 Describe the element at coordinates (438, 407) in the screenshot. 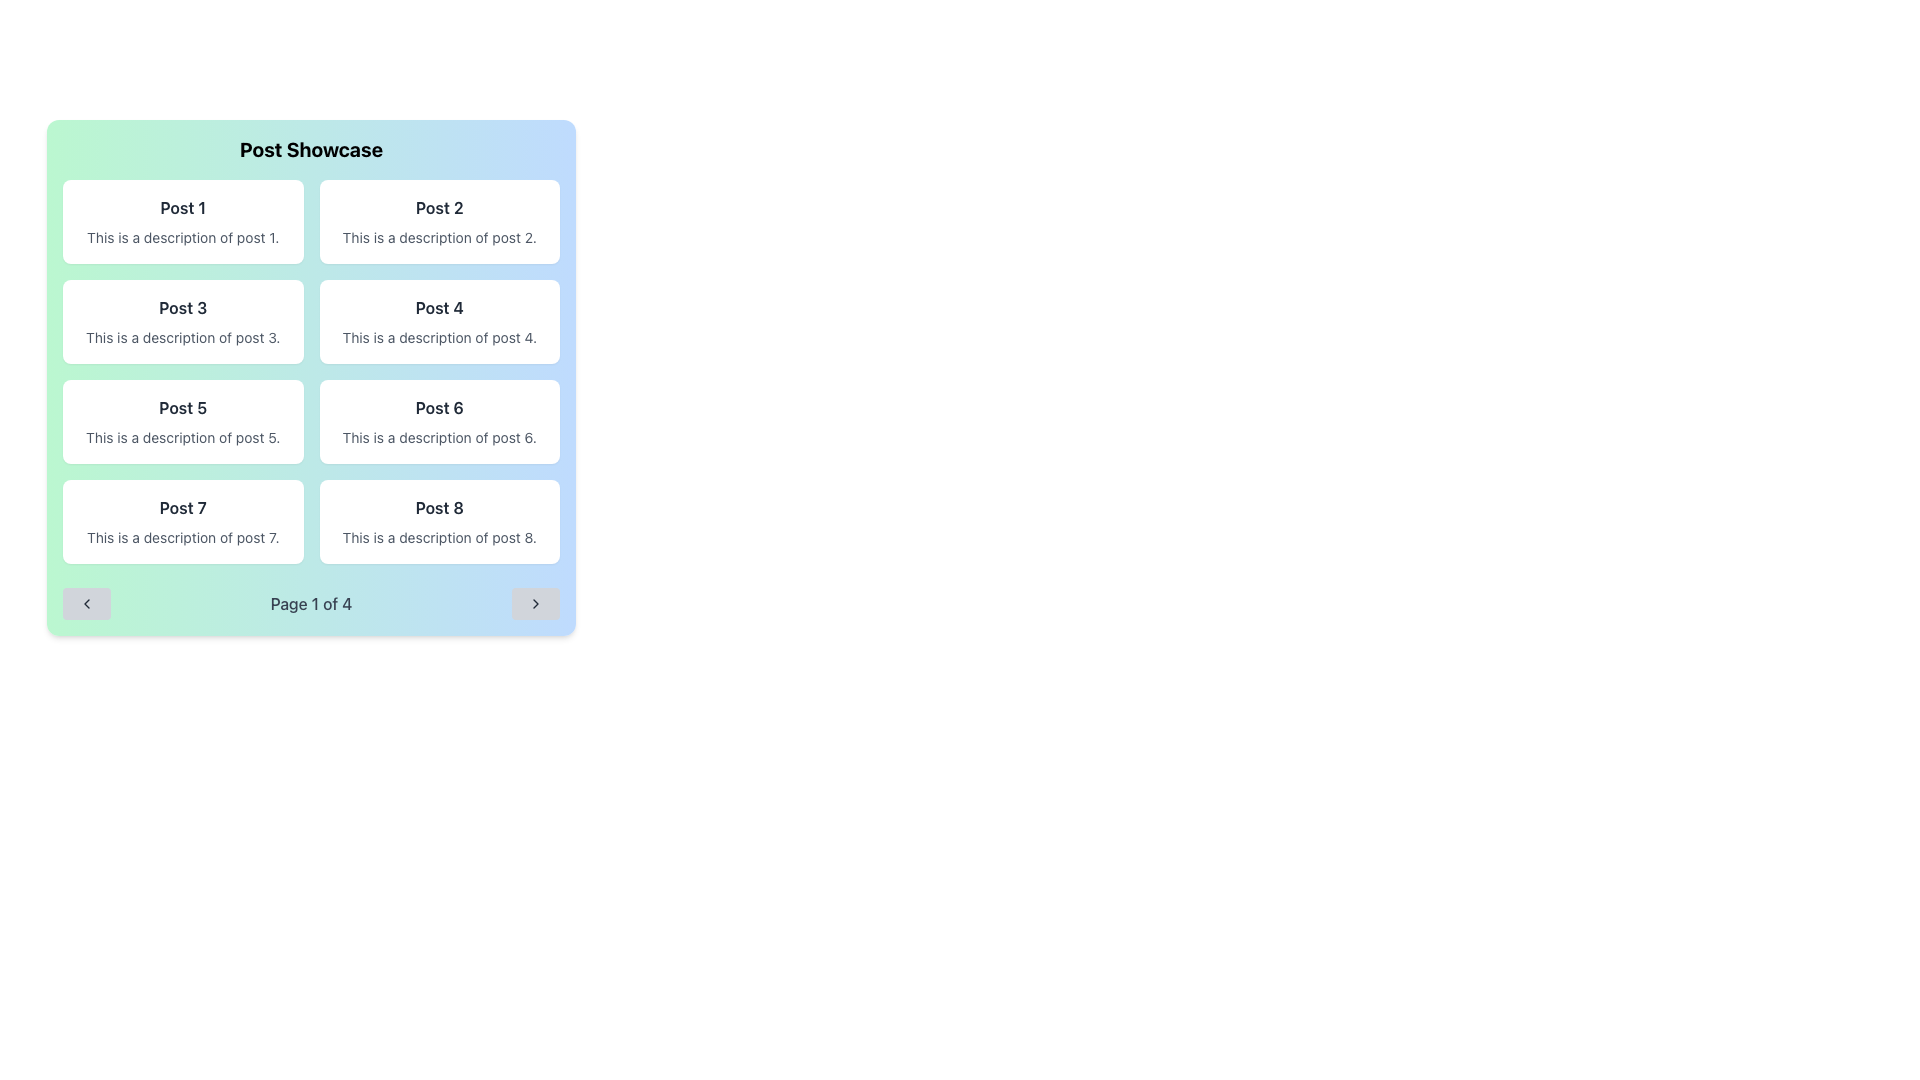

I see `the text label that serves as the title or header for the post, located` at that location.